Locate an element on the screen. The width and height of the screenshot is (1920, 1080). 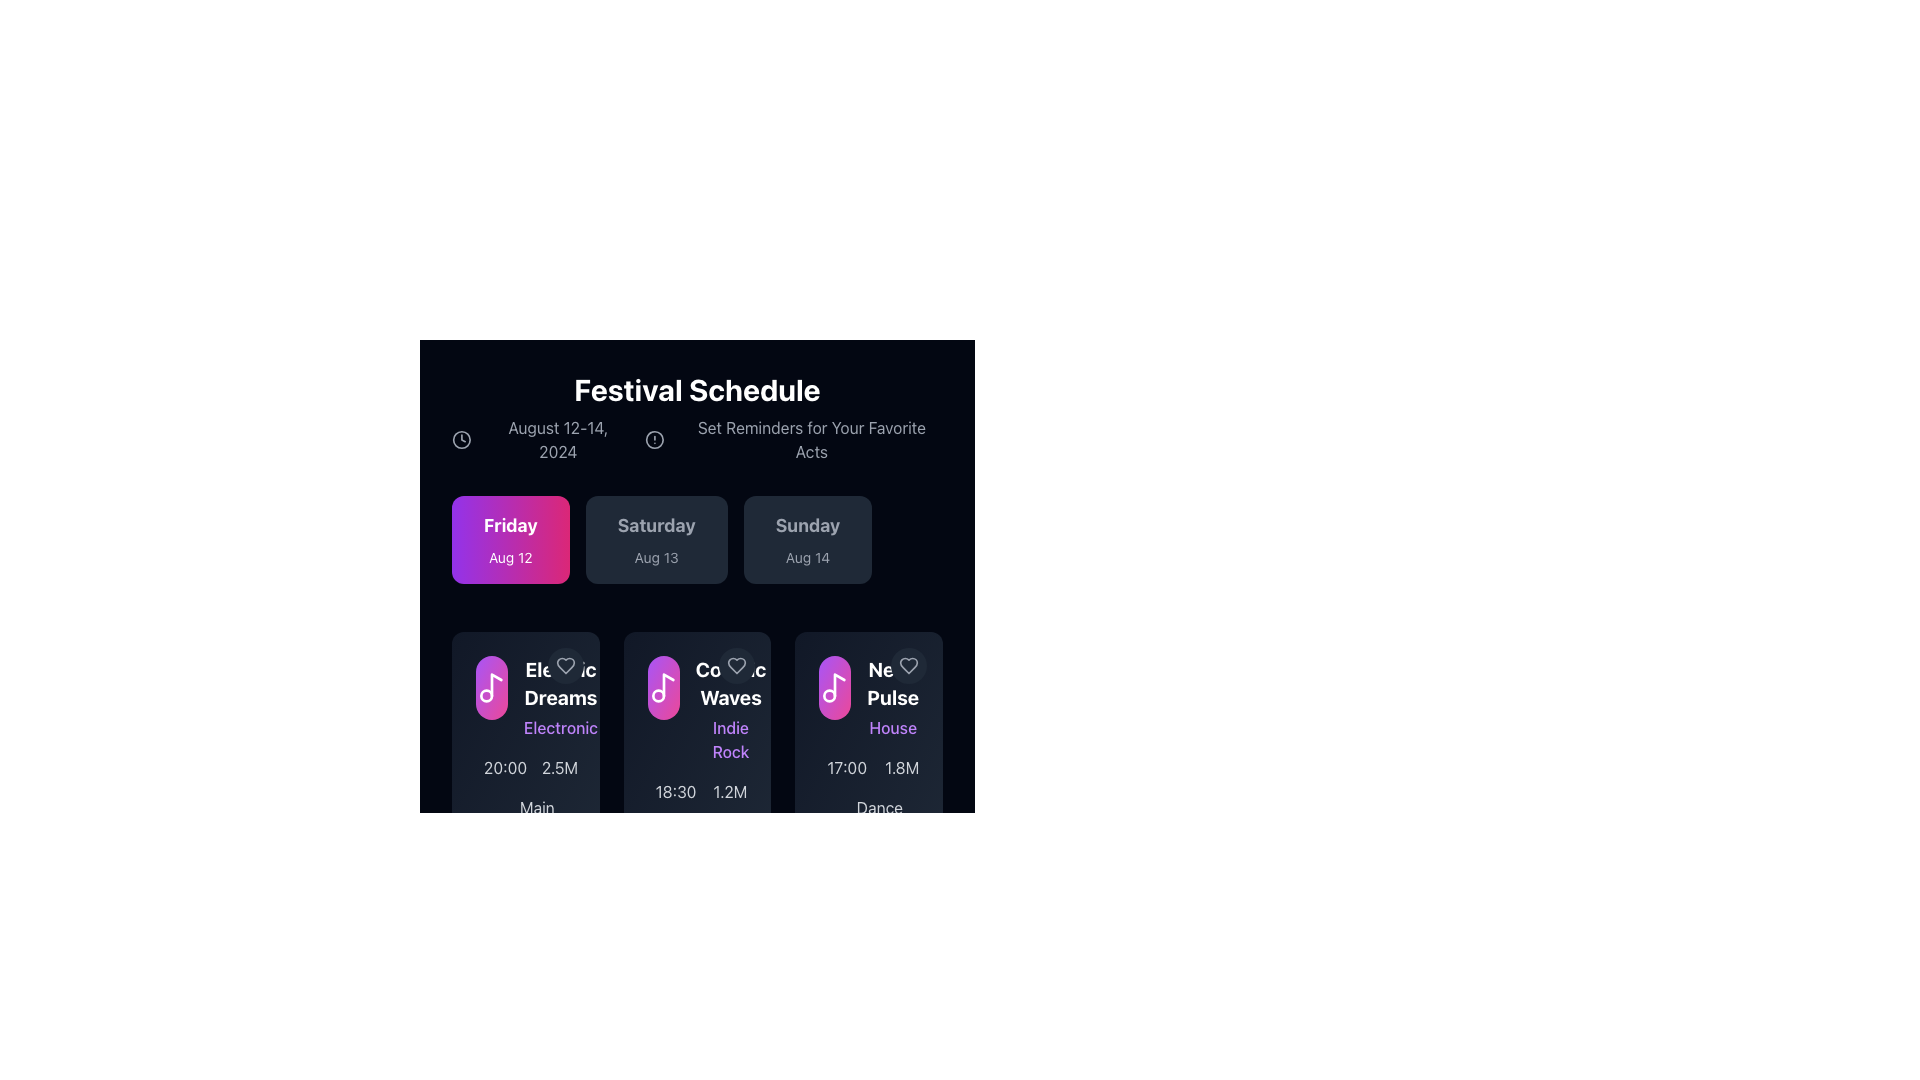
the musical note icon located in the top-left section of the 'Cool Waves' card under the 'Saturday, Aug 13' schedule is located at coordinates (668, 684).